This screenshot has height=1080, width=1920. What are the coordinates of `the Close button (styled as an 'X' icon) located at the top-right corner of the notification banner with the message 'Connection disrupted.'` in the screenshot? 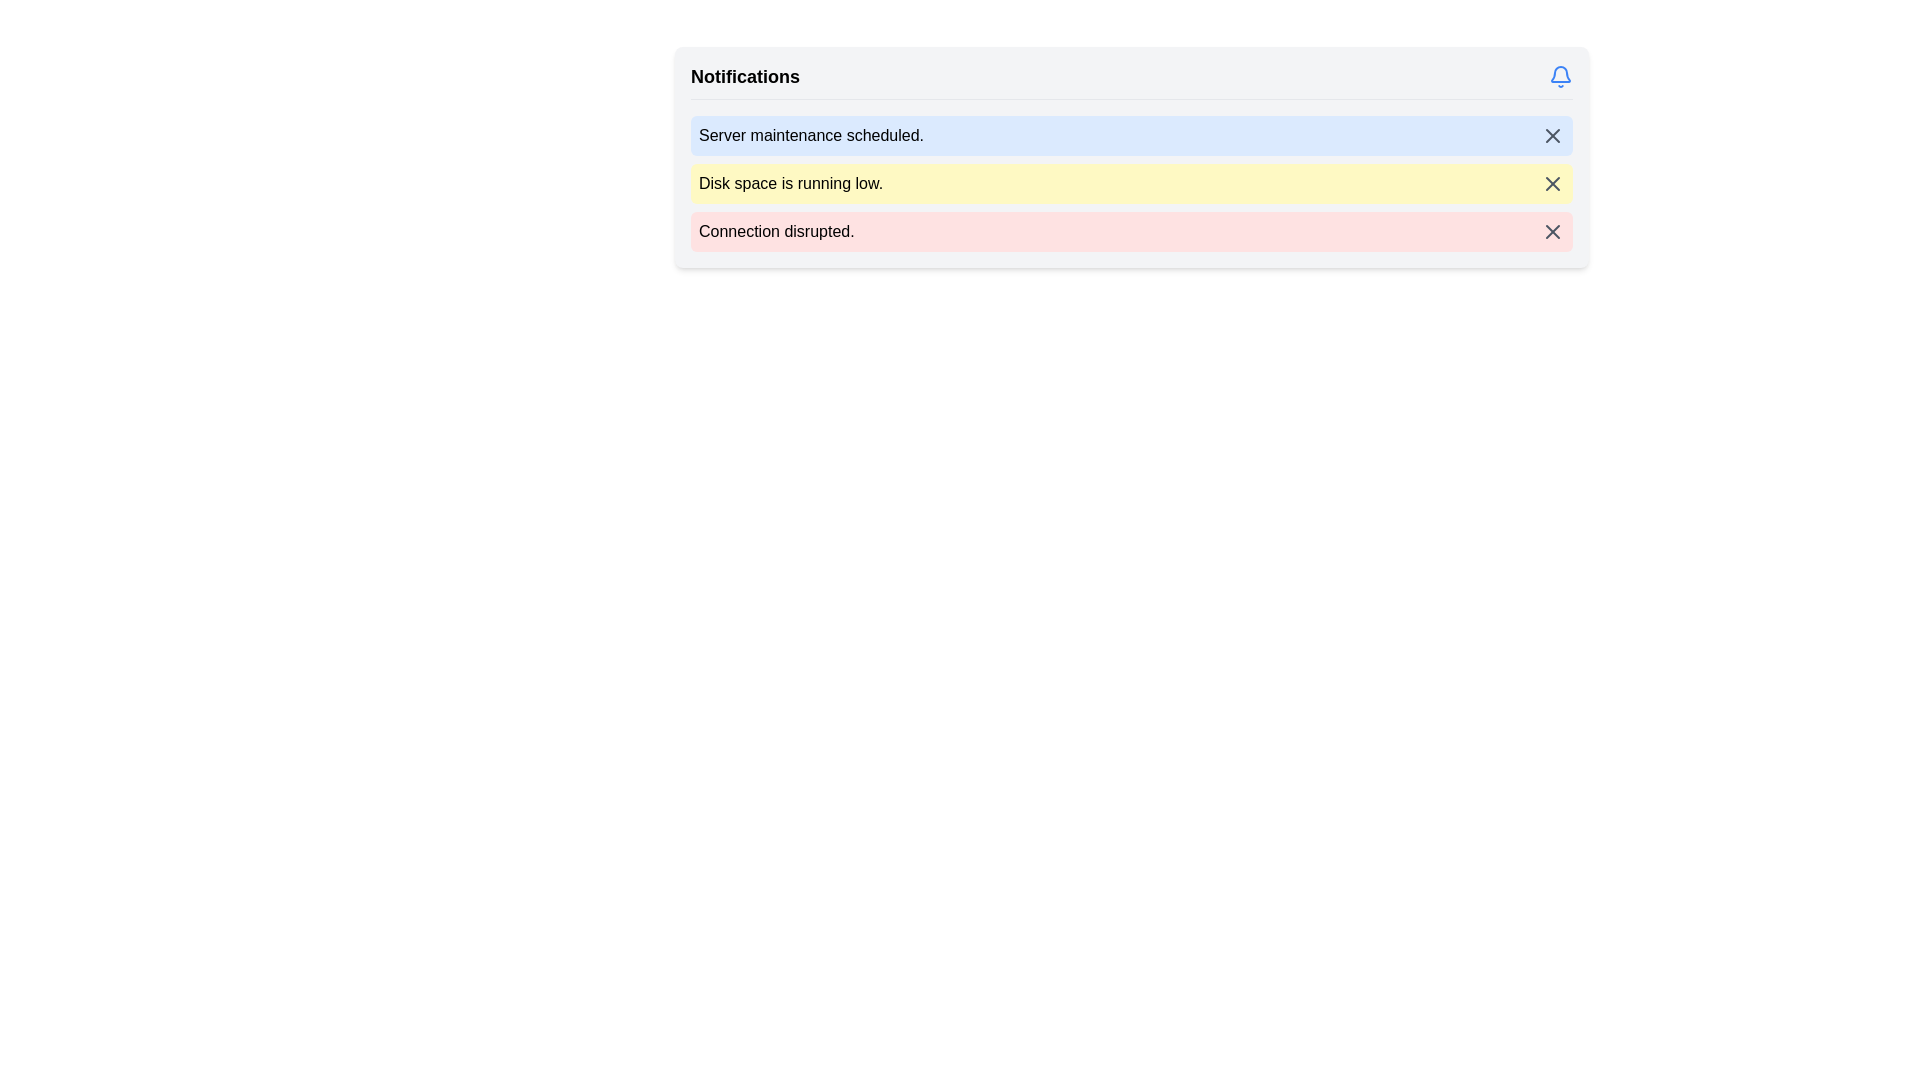 It's located at (1552, 230).